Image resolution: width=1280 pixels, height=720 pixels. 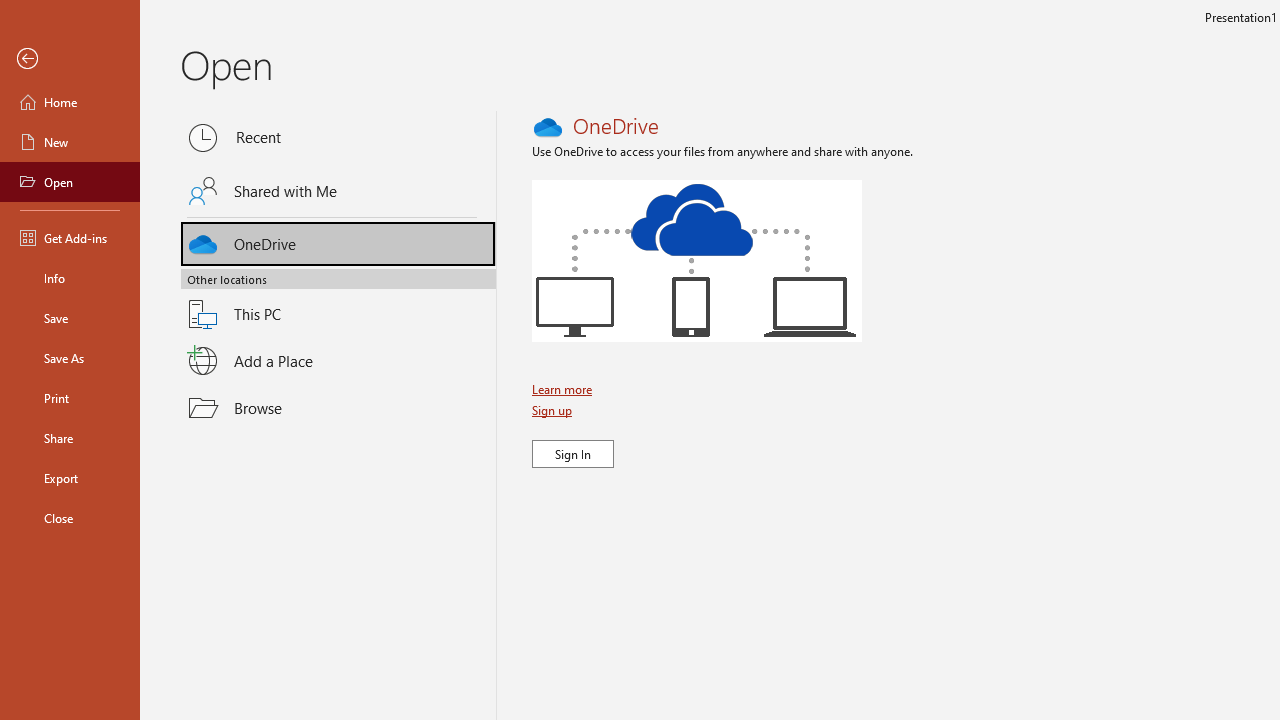 What do you see at coordinates (69, 478) in the screenshot?
I see `'Export'` at bounding box center [69, 478].